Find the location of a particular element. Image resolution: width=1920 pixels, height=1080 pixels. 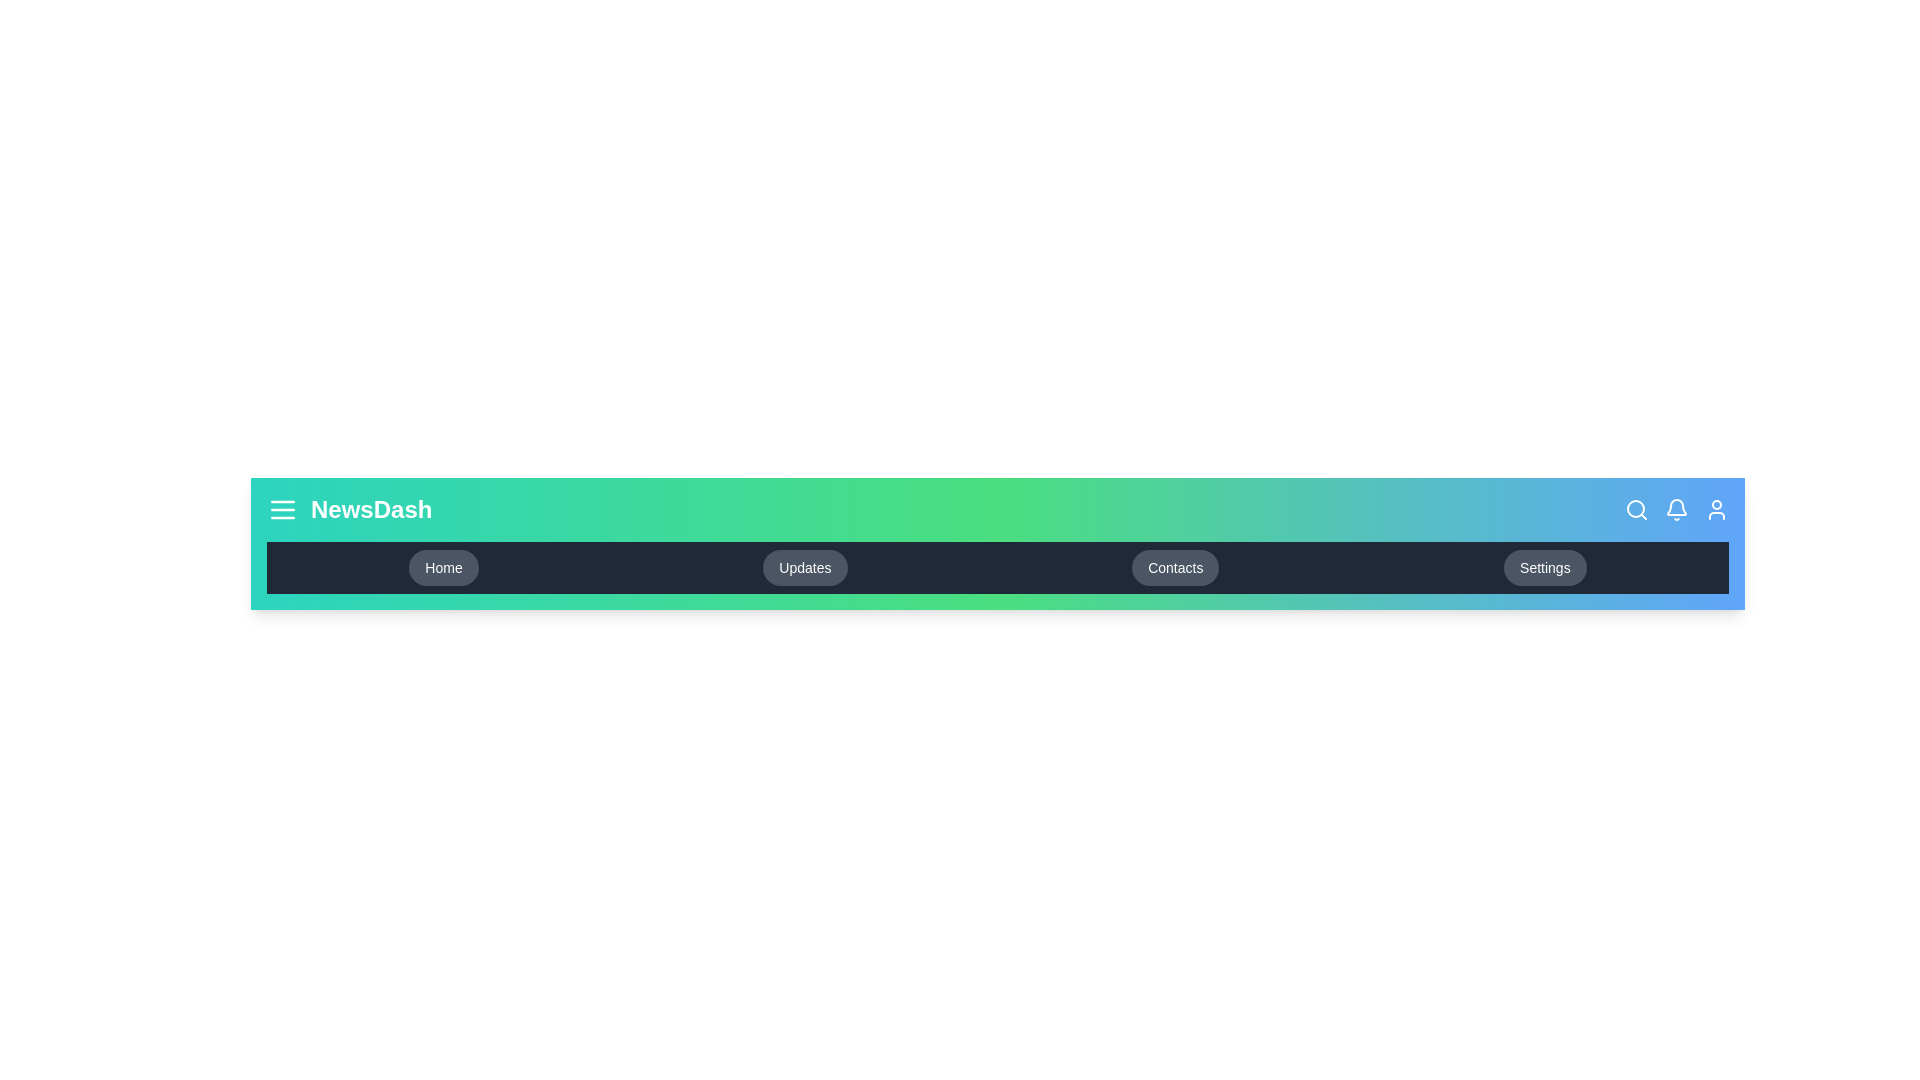

the user icon in the app bar is located at coordinates (1716, 508).